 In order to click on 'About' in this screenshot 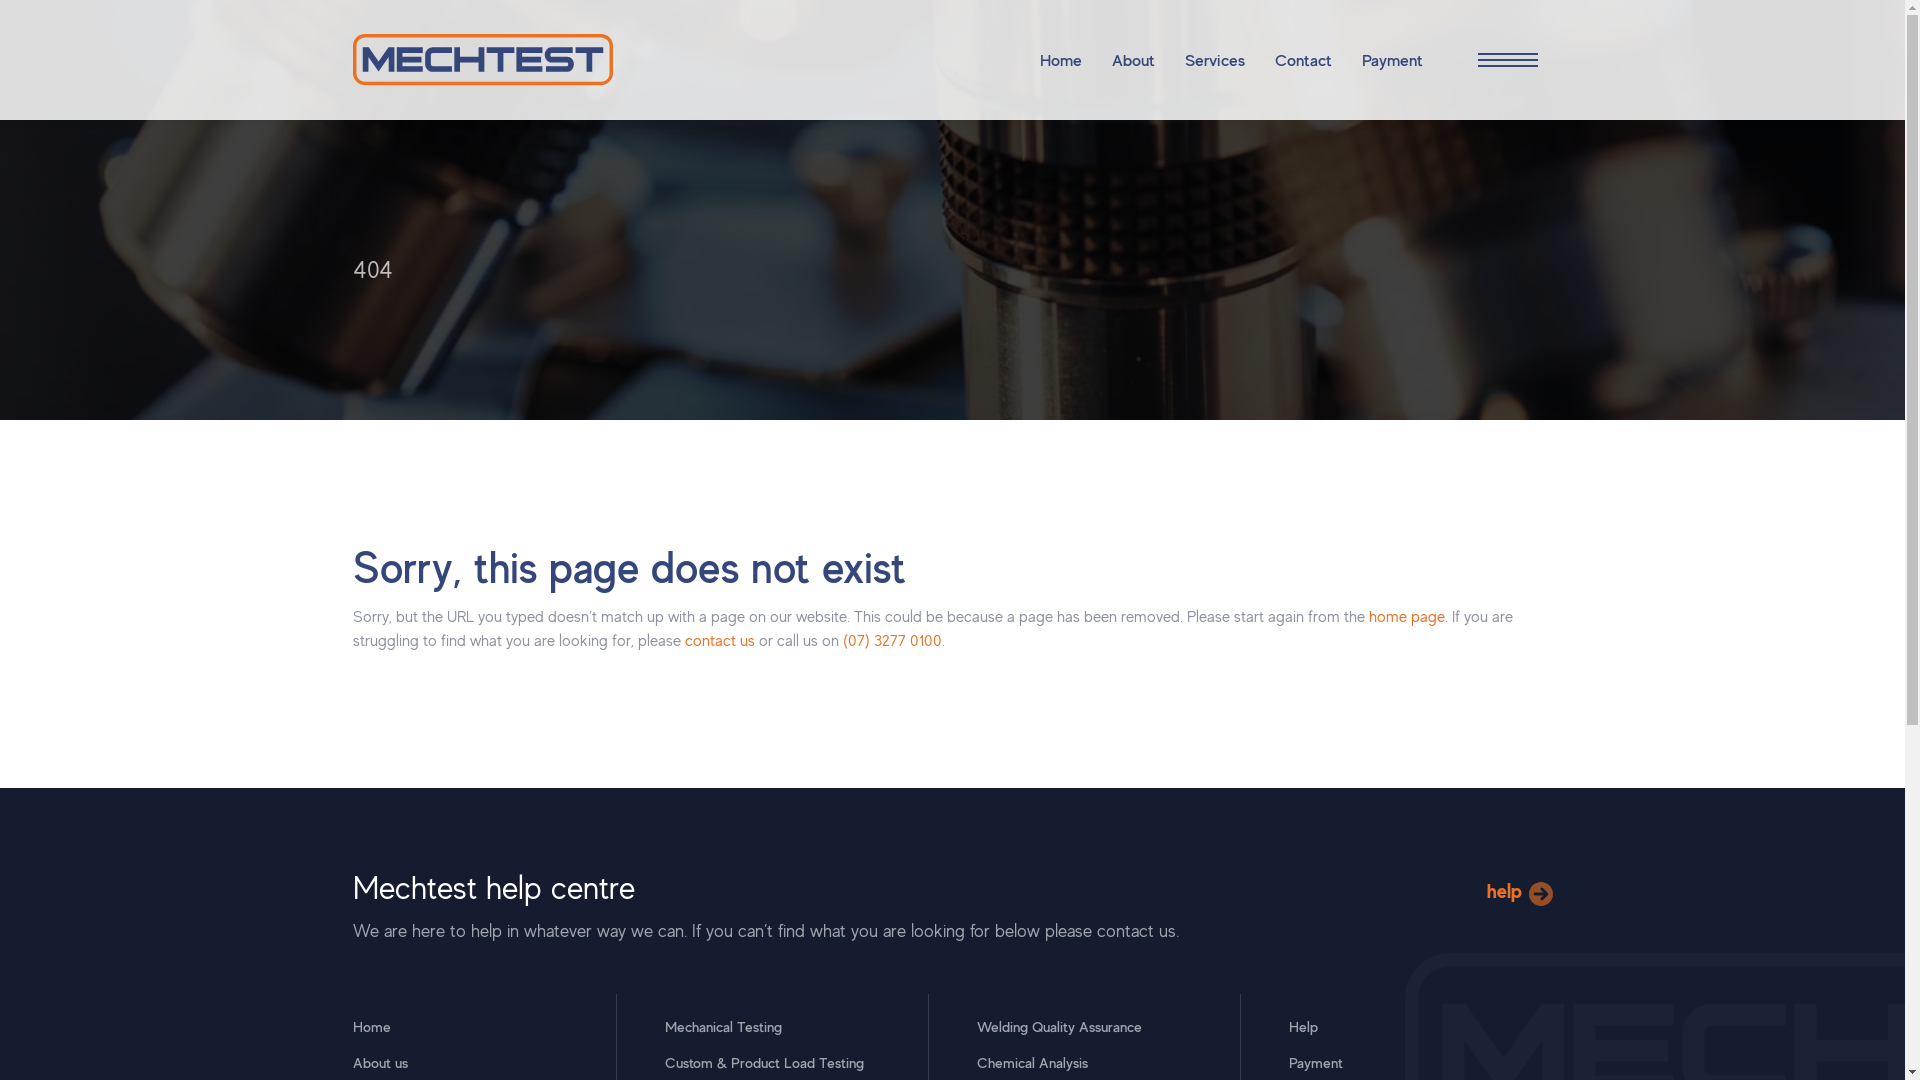, I will do `click(1133, 59)`.